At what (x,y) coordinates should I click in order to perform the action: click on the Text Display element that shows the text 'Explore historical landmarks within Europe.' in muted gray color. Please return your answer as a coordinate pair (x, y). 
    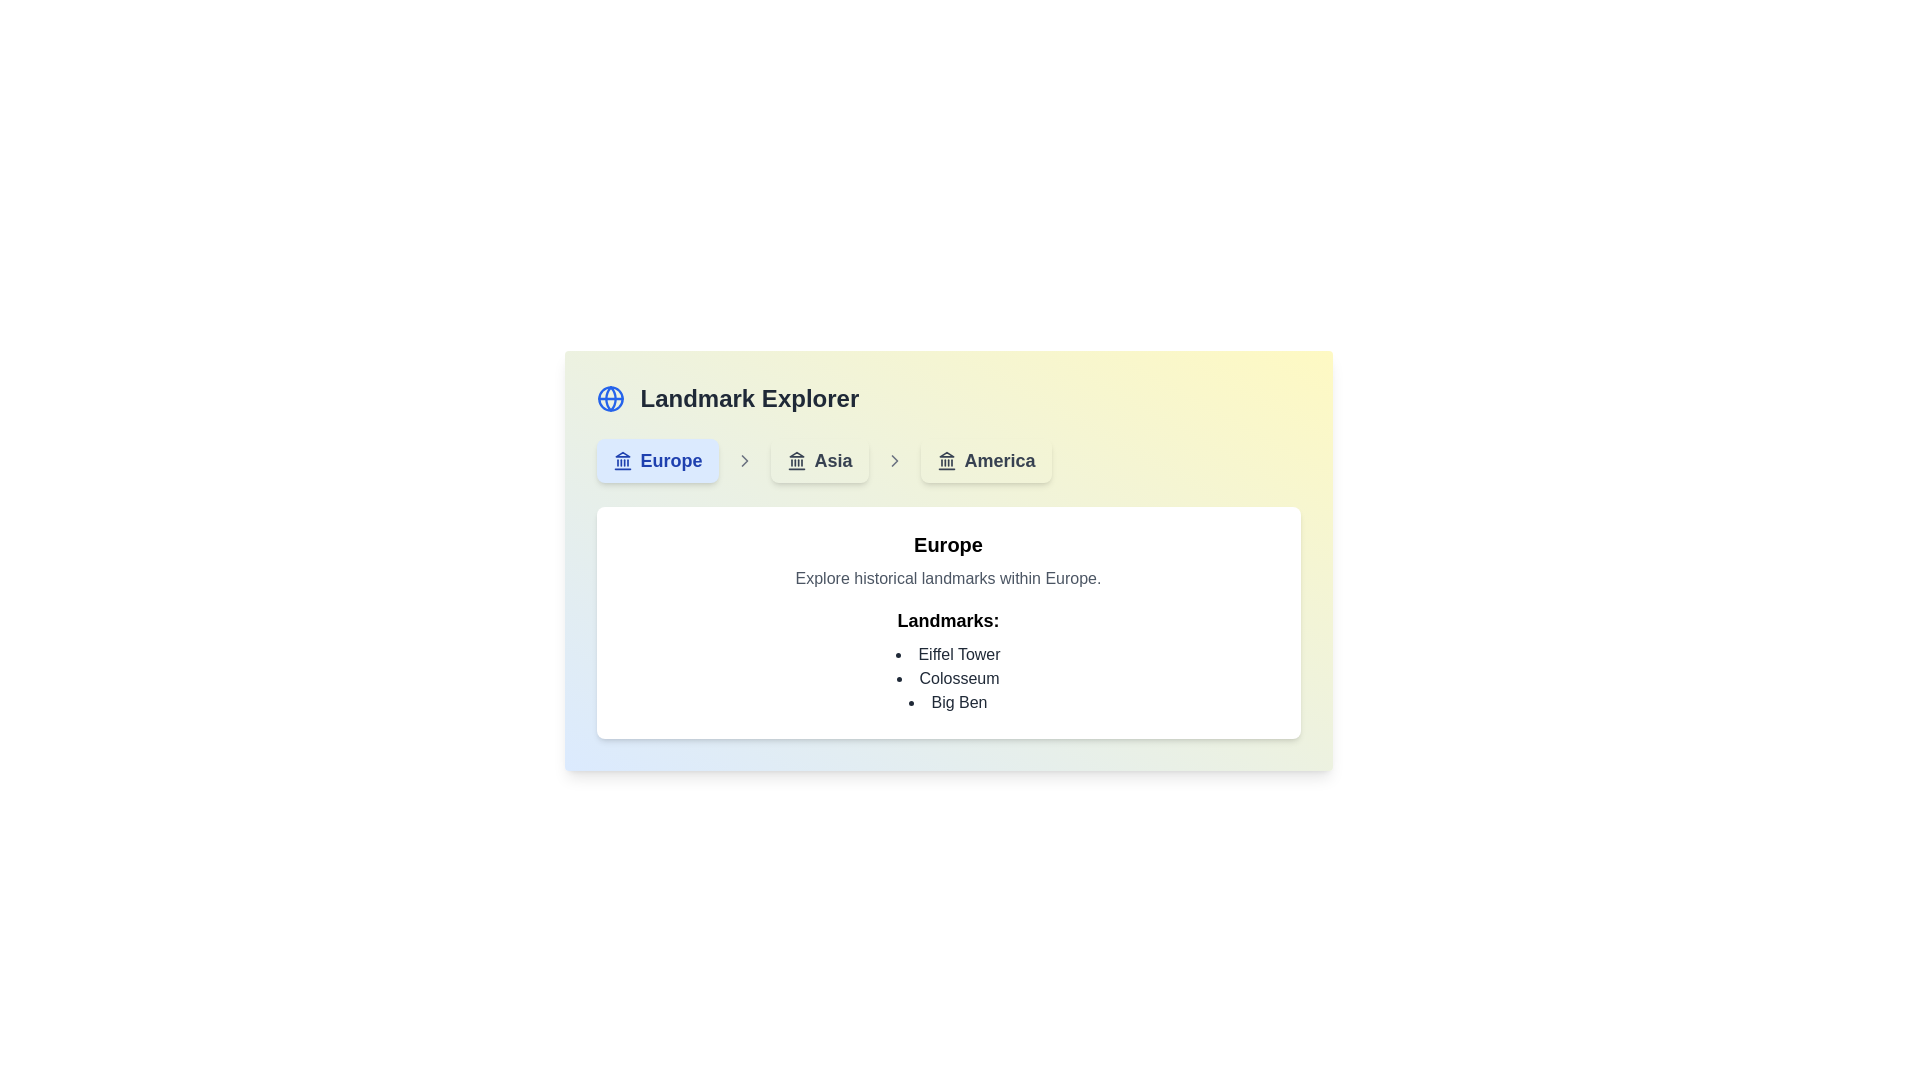
    Looking at the image, I should click on (947, 578).